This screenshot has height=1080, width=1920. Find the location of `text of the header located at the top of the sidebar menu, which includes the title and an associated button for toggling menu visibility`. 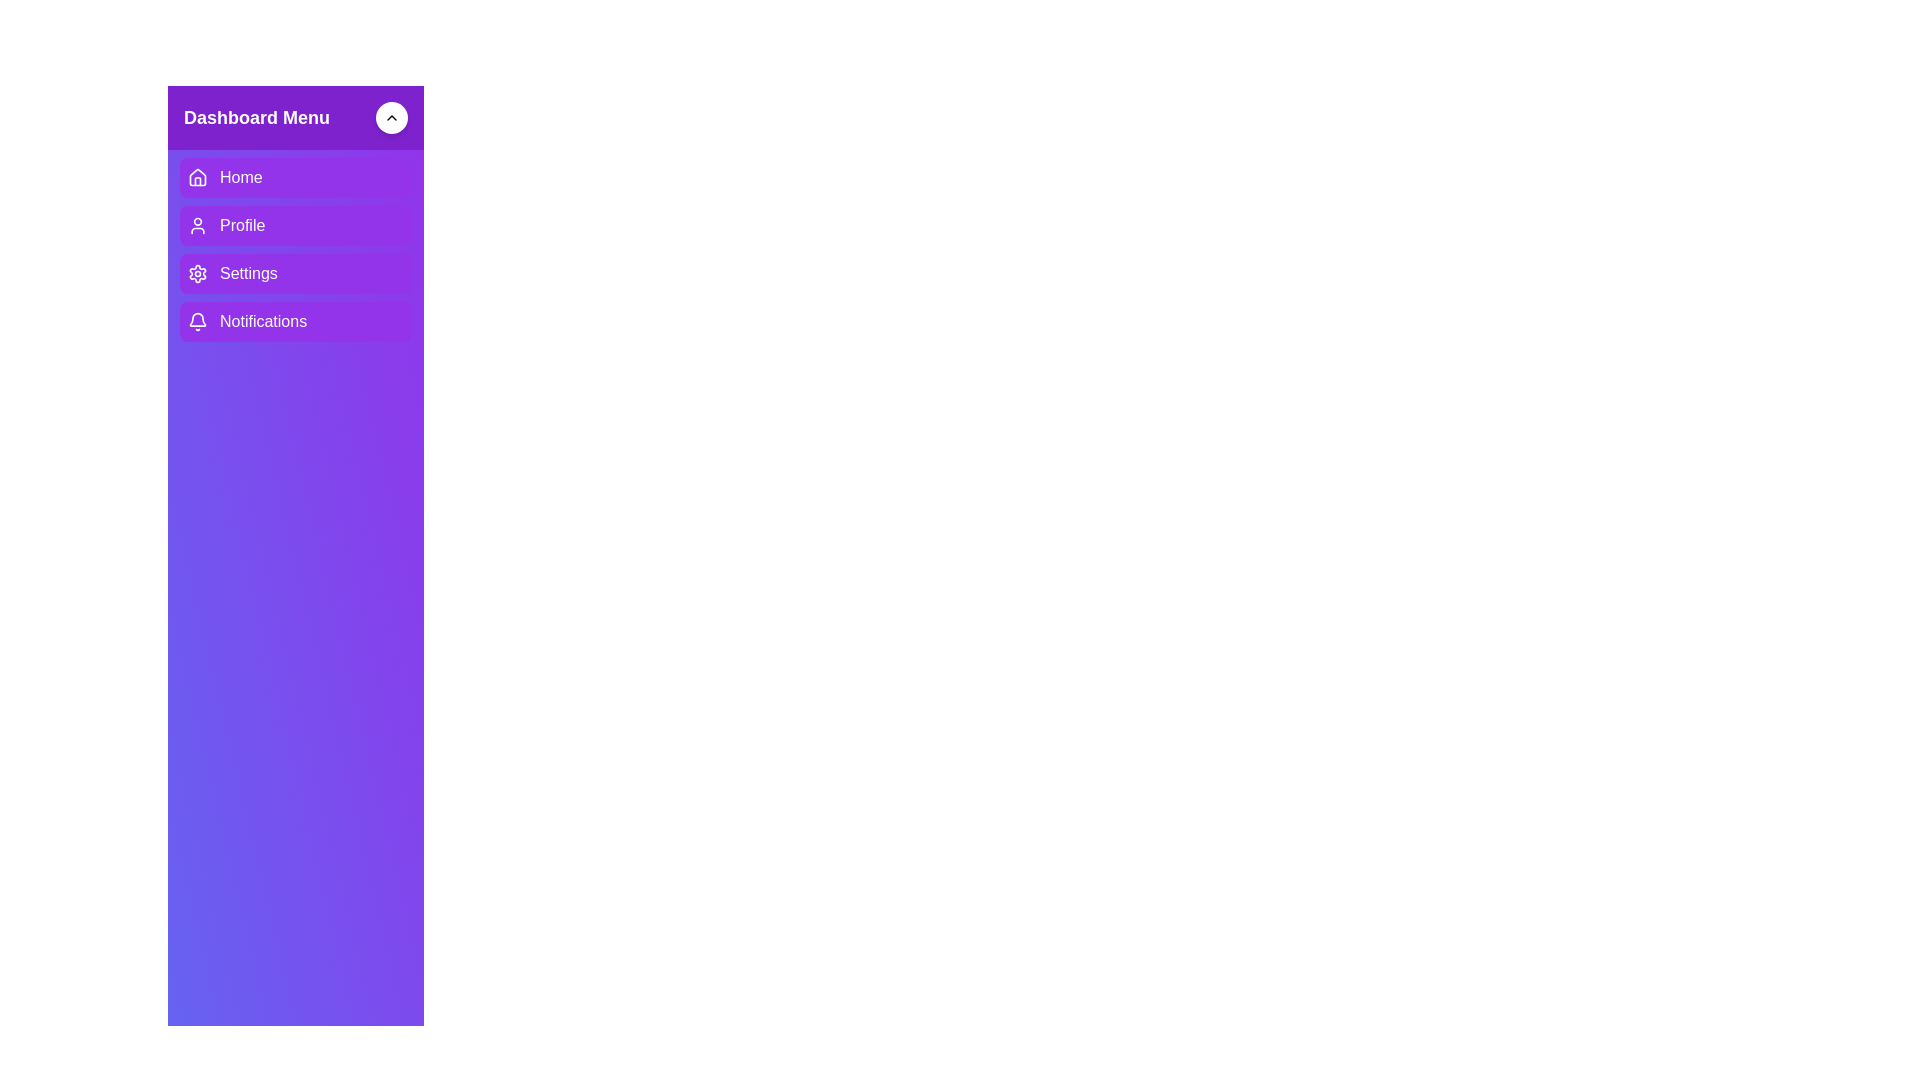

text of the header located at the top of the sidebar menu, which includes the title and an associated button for toggling menu visibility is located at coordinates (295, 118).